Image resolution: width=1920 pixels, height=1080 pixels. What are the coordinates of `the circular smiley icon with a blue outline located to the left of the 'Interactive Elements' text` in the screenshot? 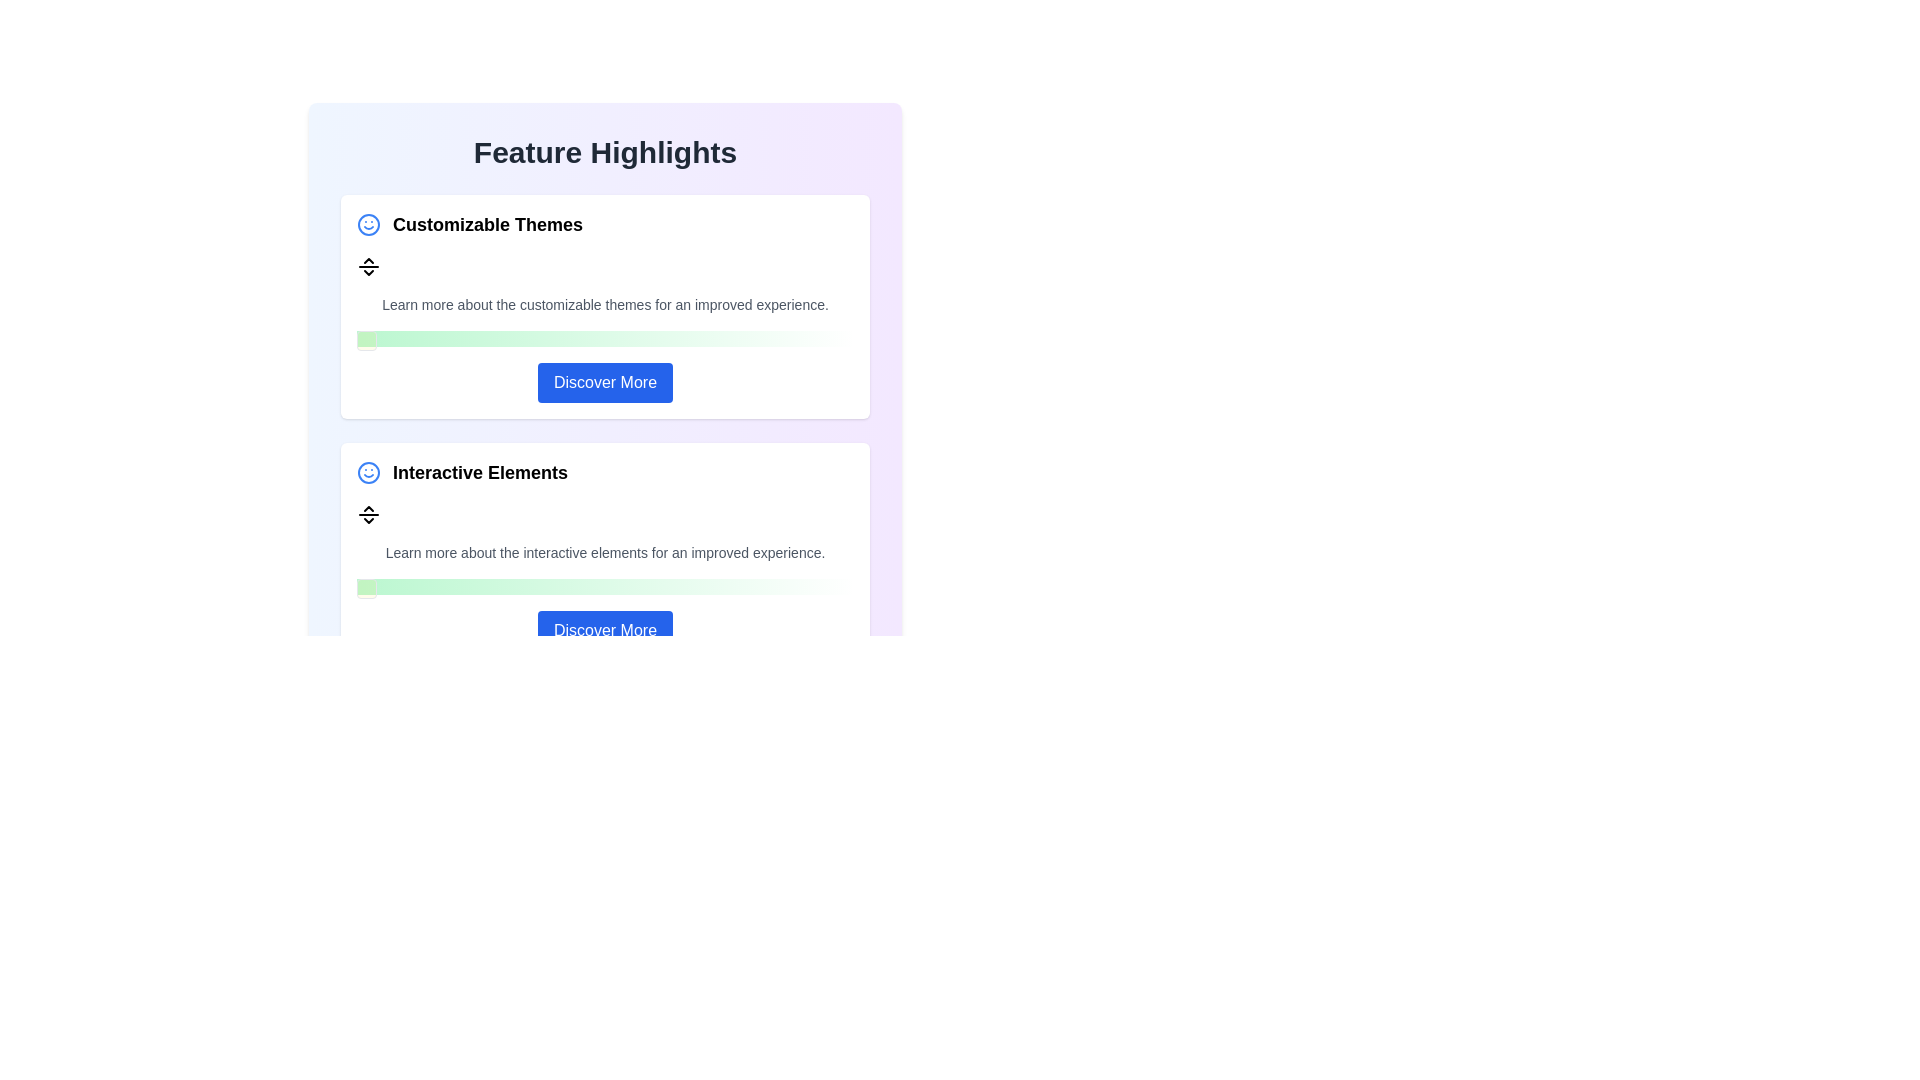 It's located at (369, 473).